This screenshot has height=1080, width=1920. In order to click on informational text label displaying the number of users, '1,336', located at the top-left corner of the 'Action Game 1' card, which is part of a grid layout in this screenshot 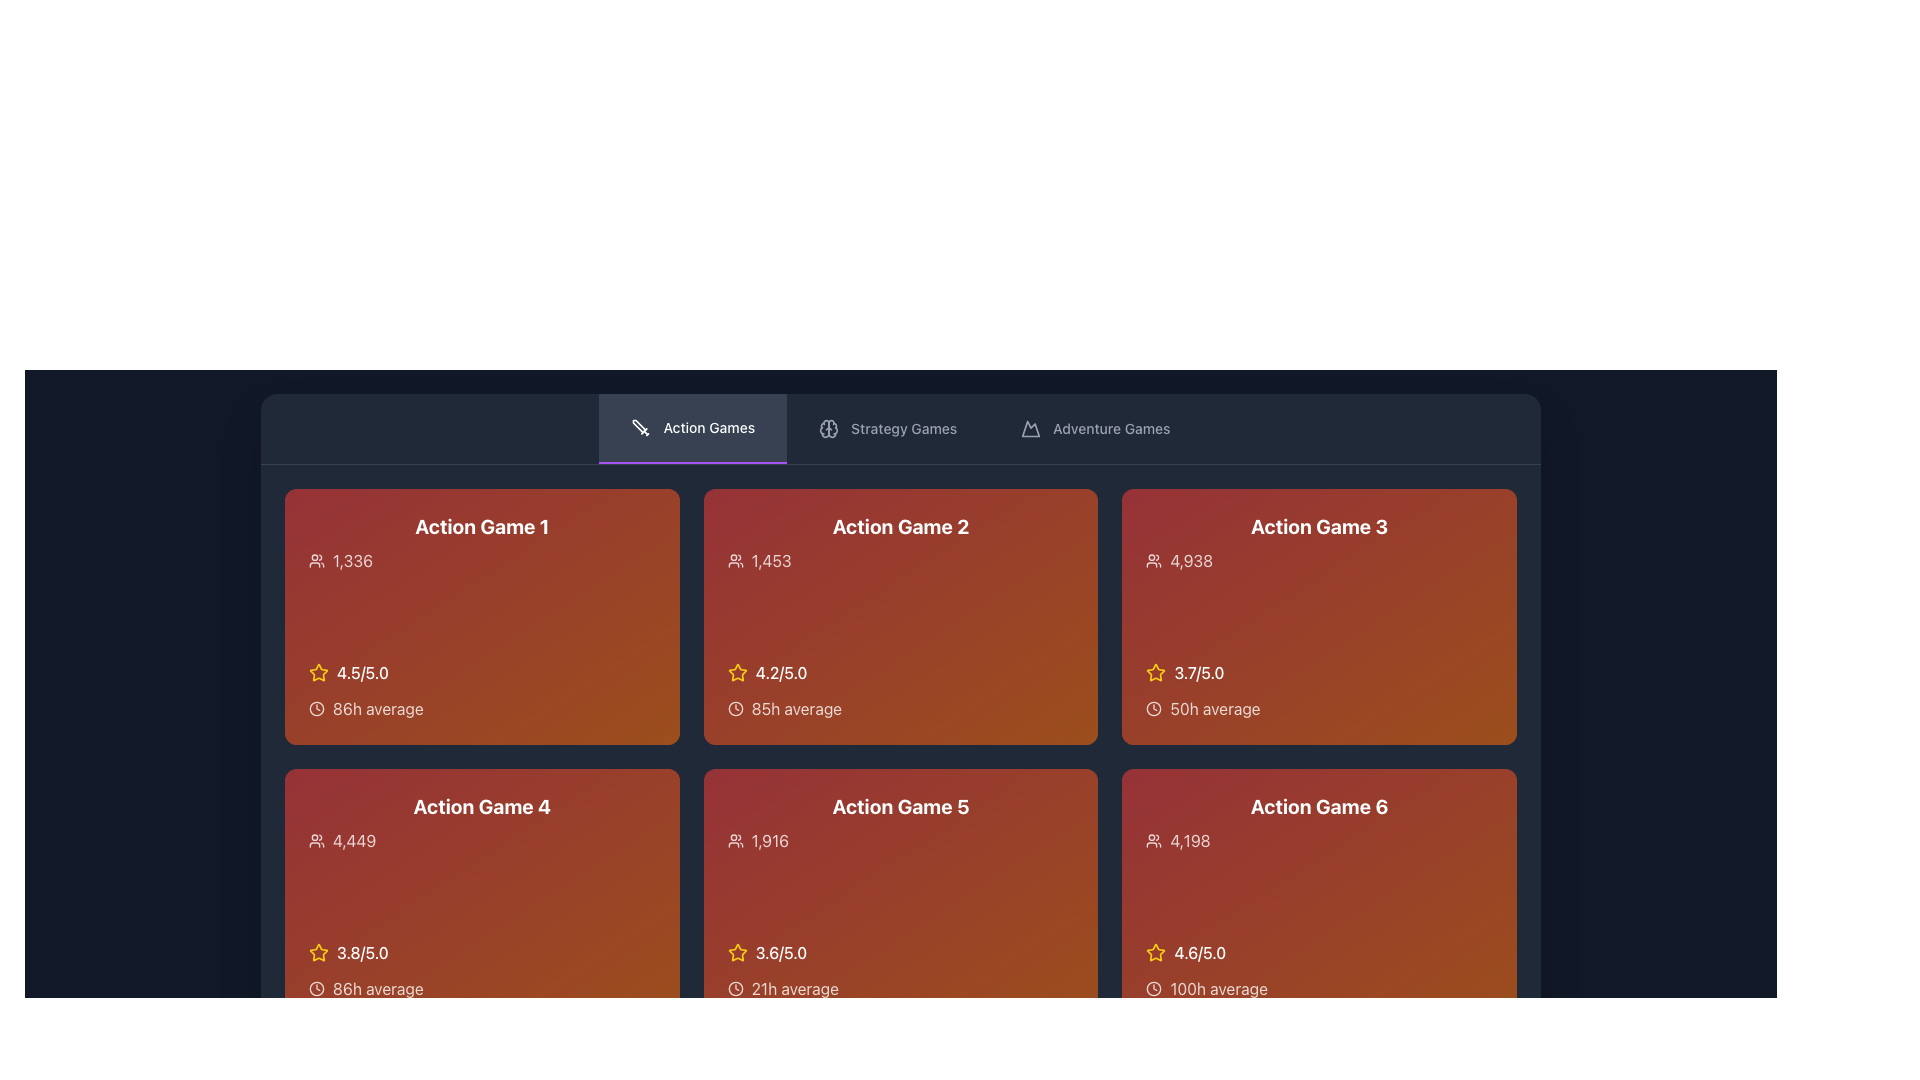, I will do `click(353, 560)`.